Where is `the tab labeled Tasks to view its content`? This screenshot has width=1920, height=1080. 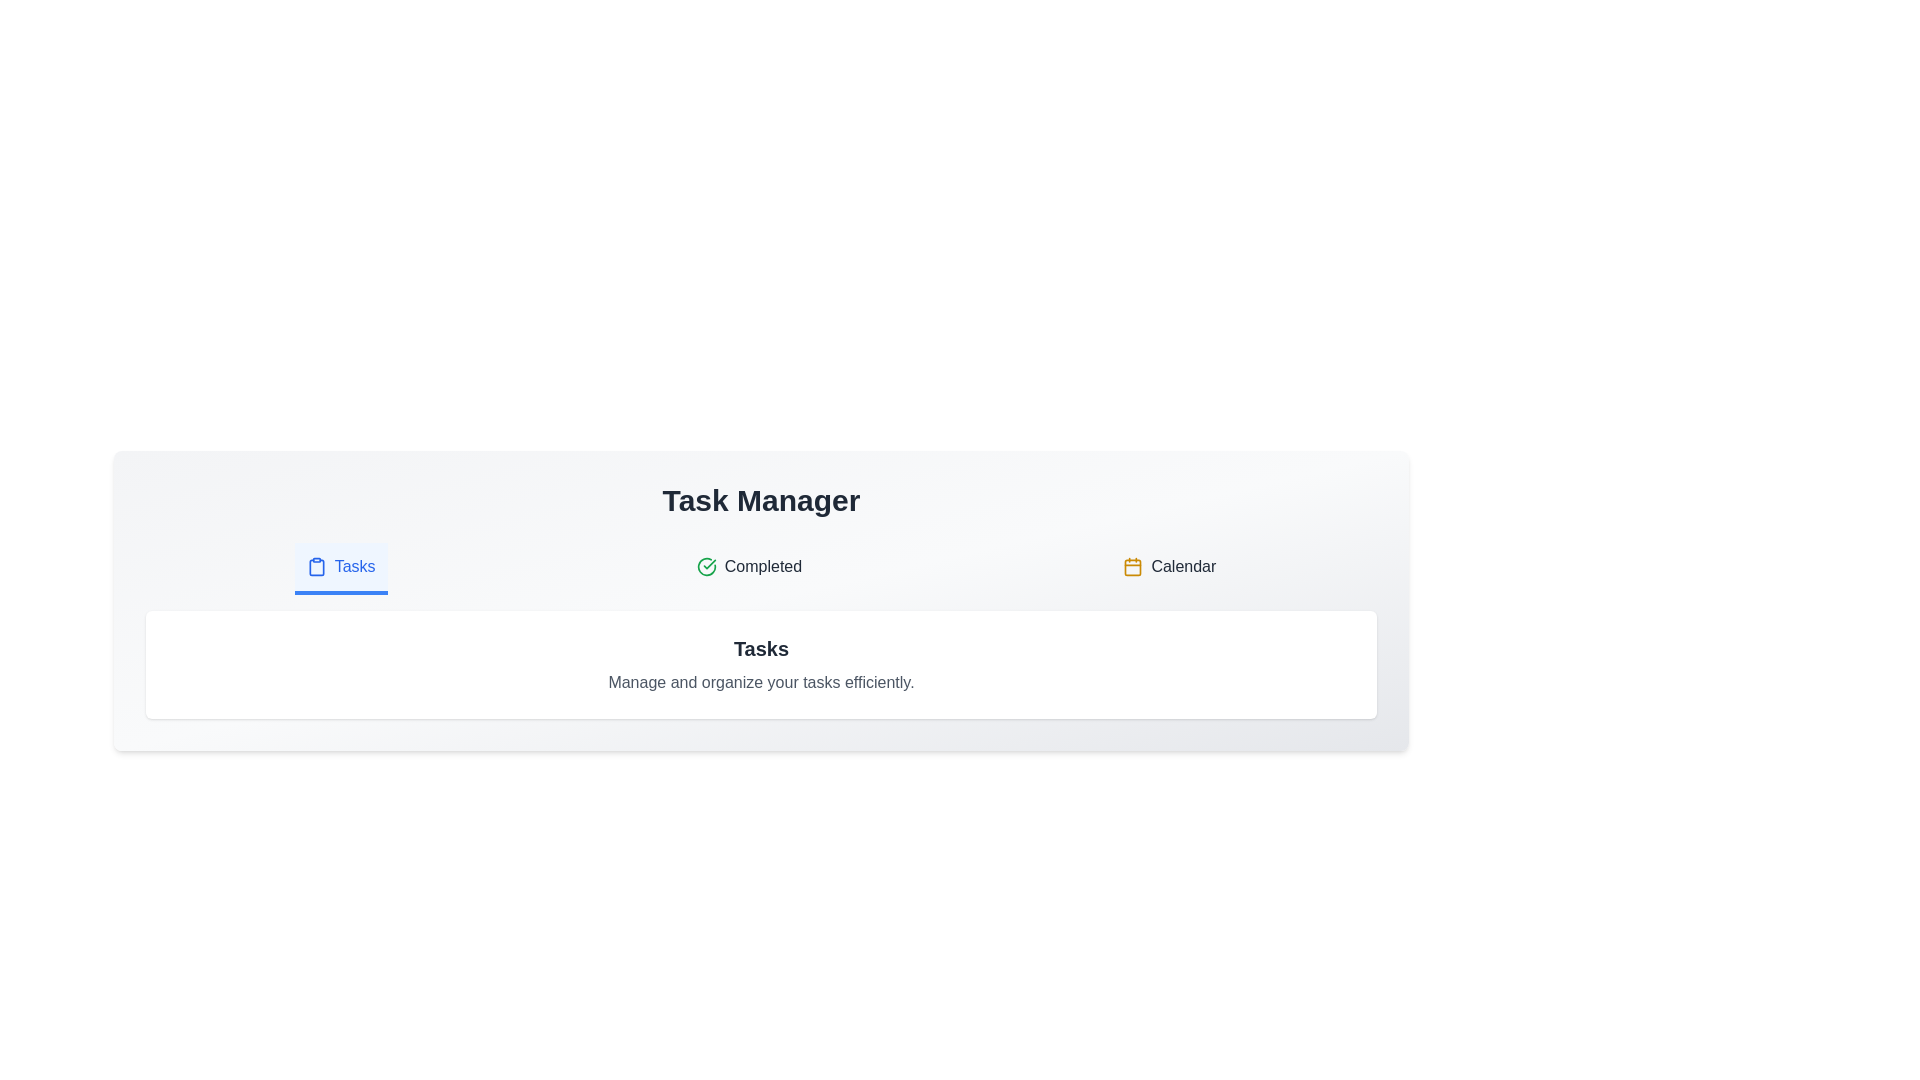 the tab labeled Tasks to view its content is located at coordinates (340, 569).